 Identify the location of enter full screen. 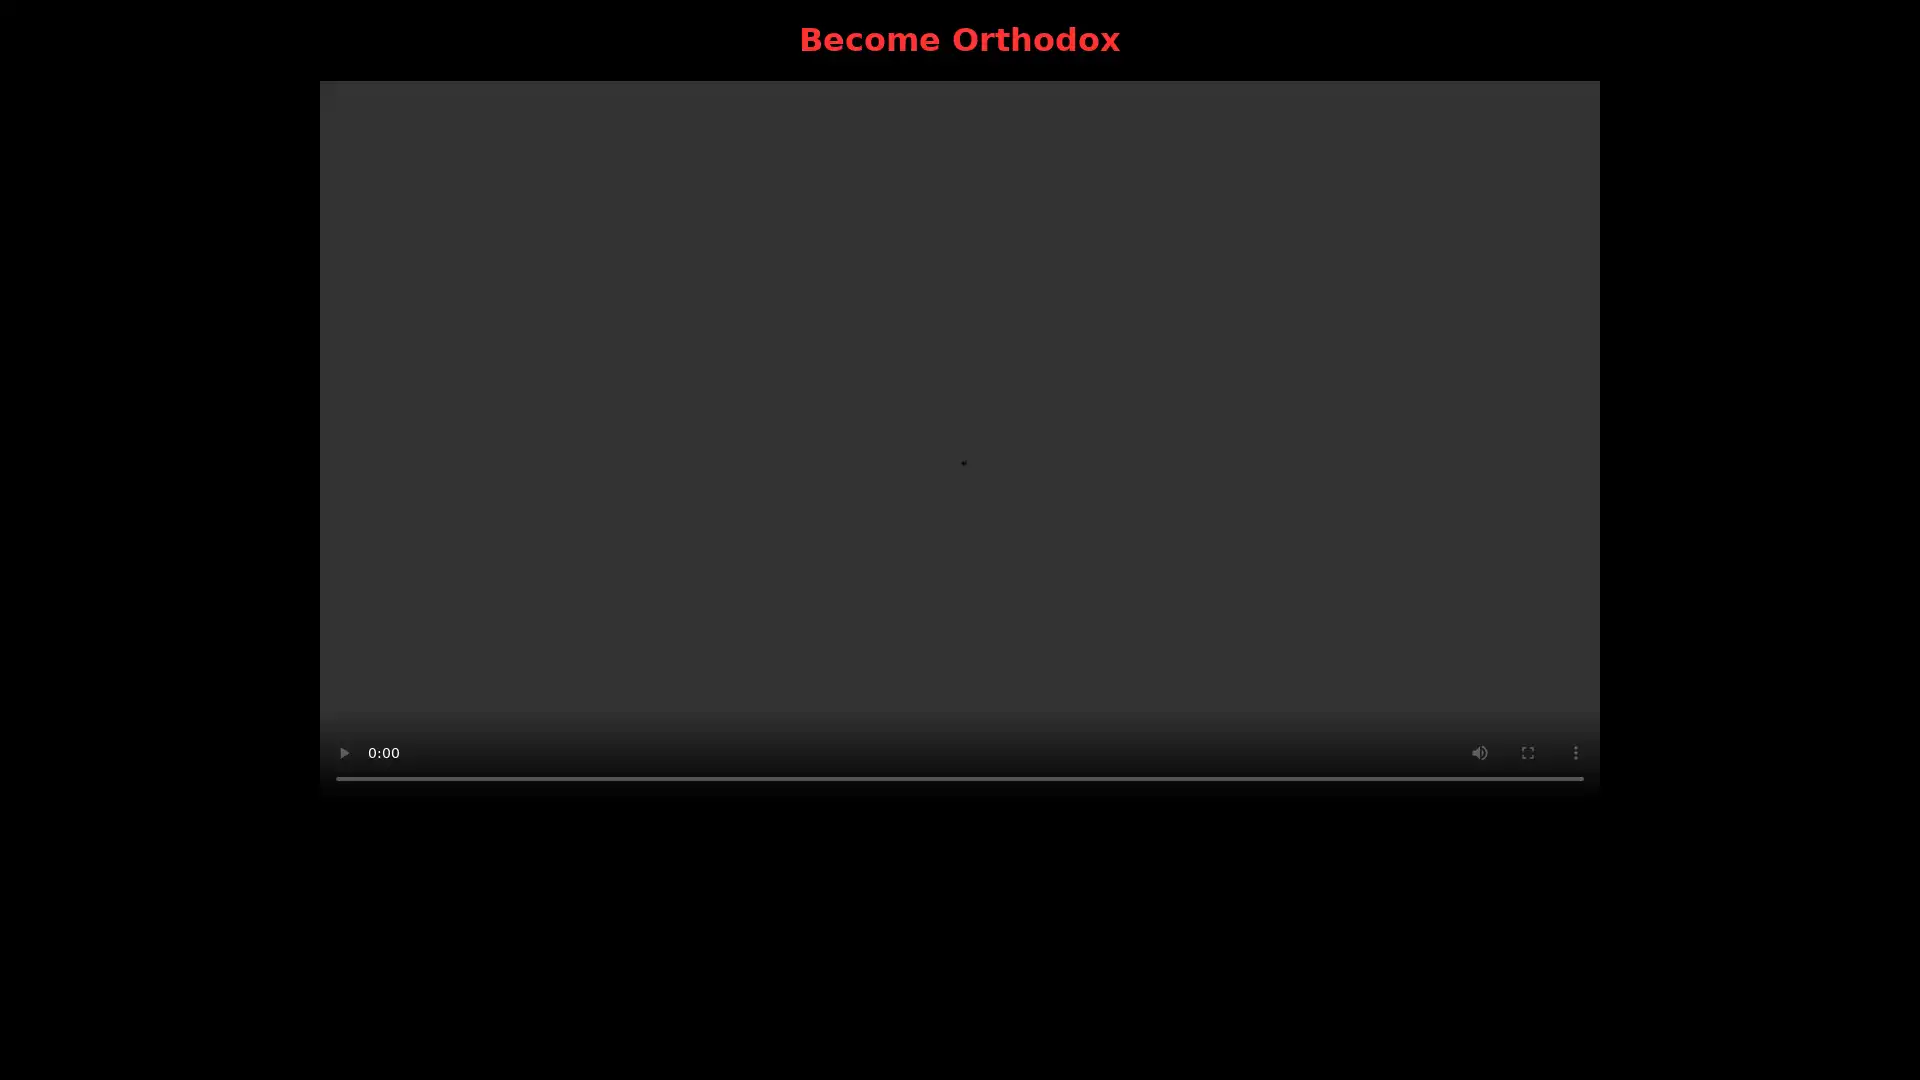
(1526, 752).